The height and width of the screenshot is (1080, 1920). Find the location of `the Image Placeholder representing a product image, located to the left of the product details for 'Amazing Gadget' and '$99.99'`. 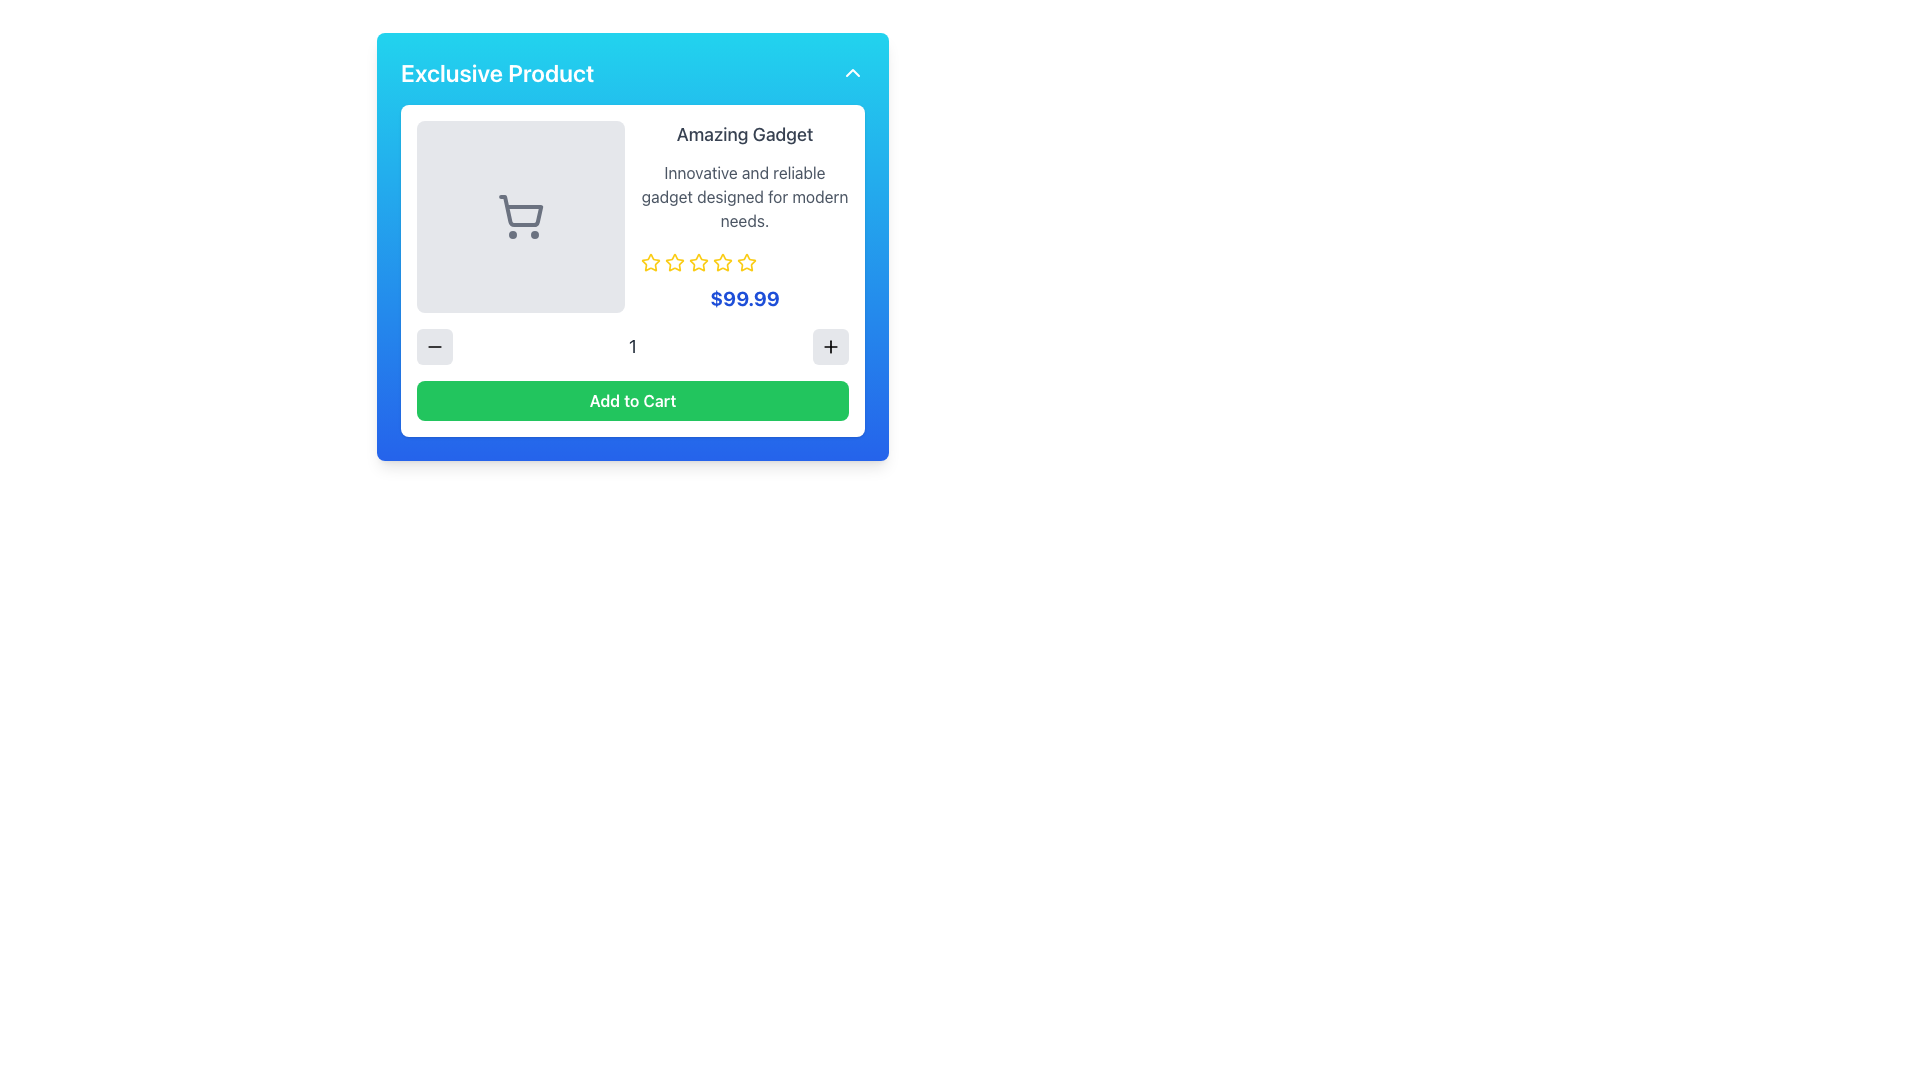

the Image Placeholder representing a product image, located to the left of the product details for 'Amazing Gadget' and '$99.99' is located at coordinates (521, 216).